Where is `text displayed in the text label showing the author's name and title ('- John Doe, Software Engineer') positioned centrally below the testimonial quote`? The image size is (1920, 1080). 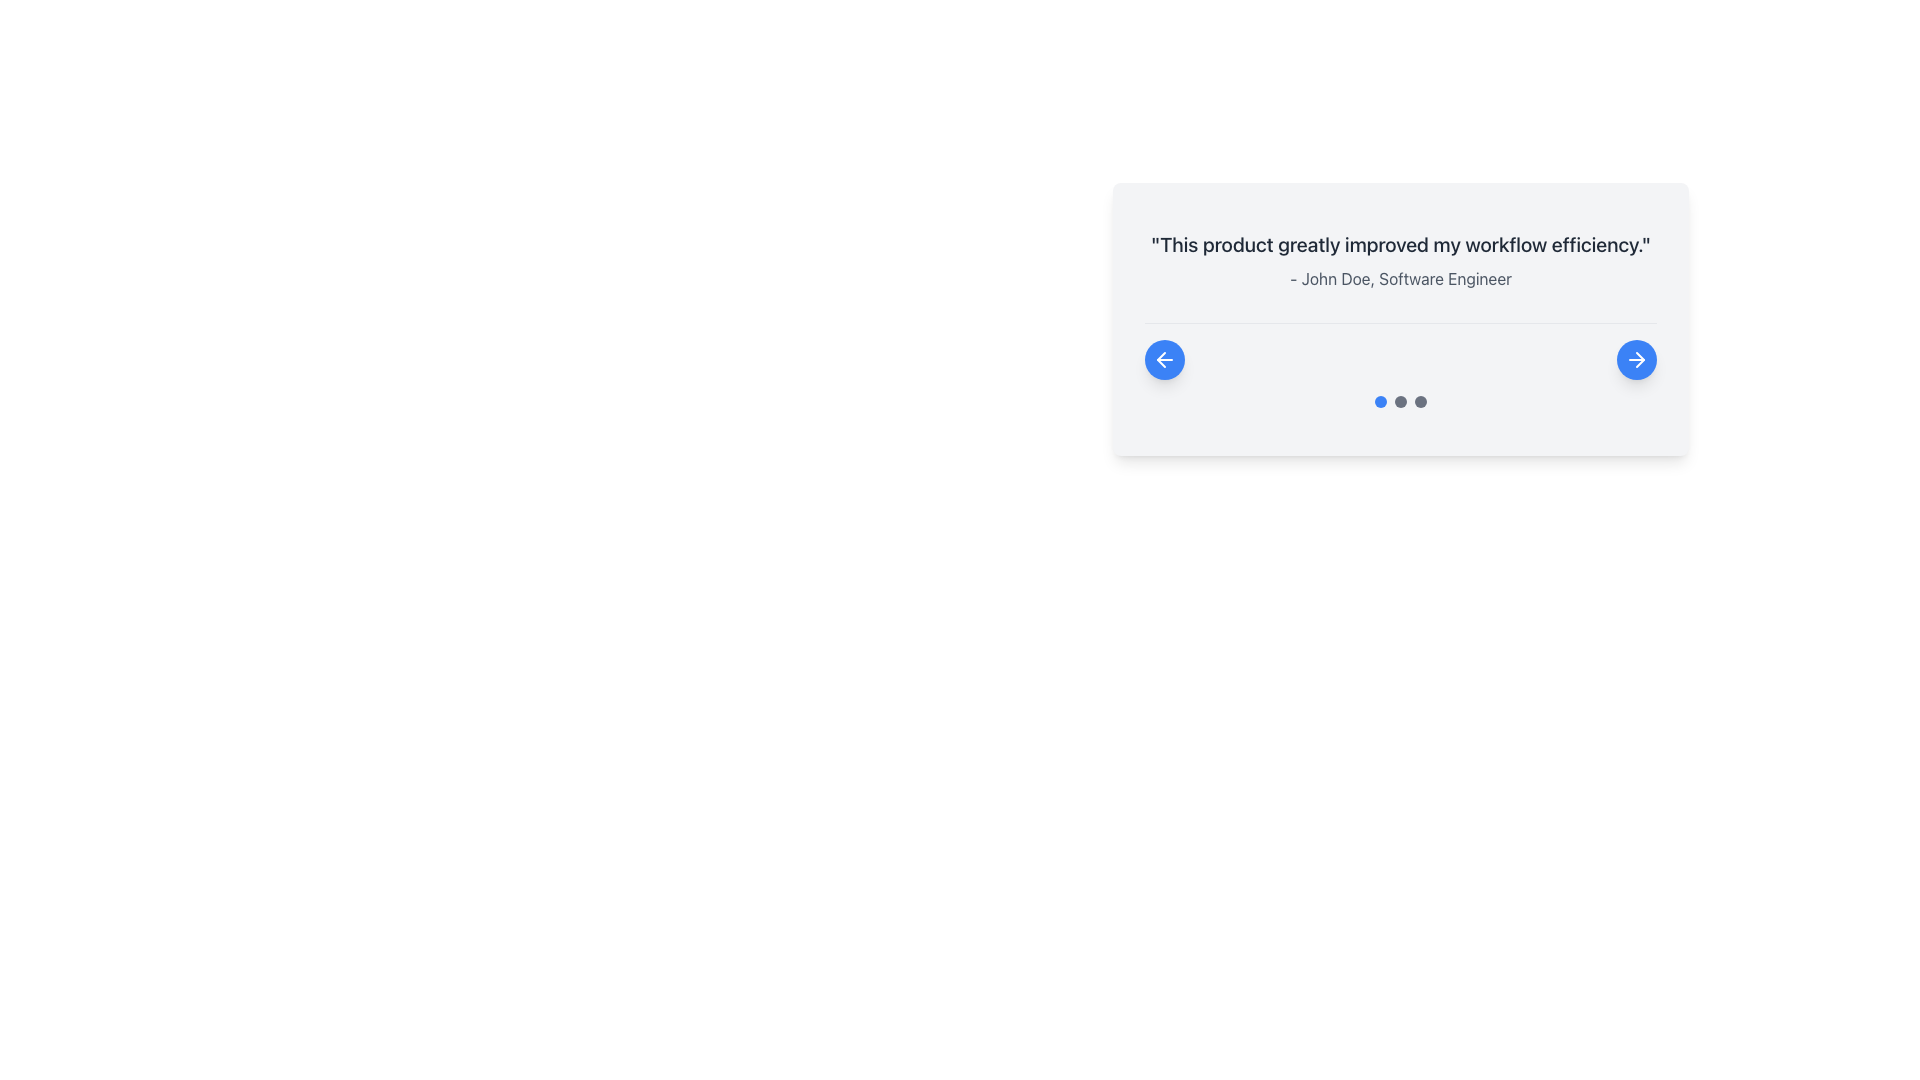
text displayed in the text label showing the author's name and title ('- John Doe, Software Engineer') positioned centrally below the testimonial quote is located at coordinates (1400, 278).